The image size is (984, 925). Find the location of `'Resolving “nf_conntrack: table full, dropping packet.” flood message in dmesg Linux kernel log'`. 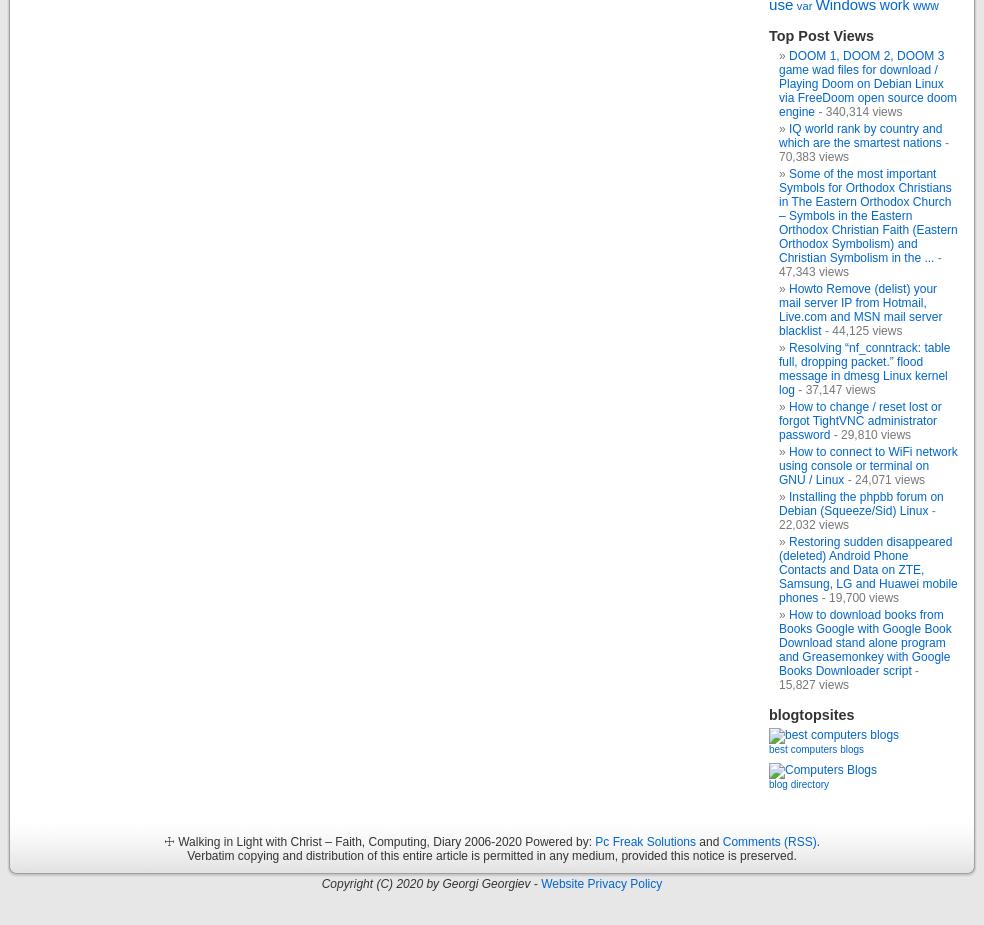

'Resolving “nf_conntrack: table full, dropping packet.” flood message in dmesg Linux kernel log' is located at coordinates (864, 367).